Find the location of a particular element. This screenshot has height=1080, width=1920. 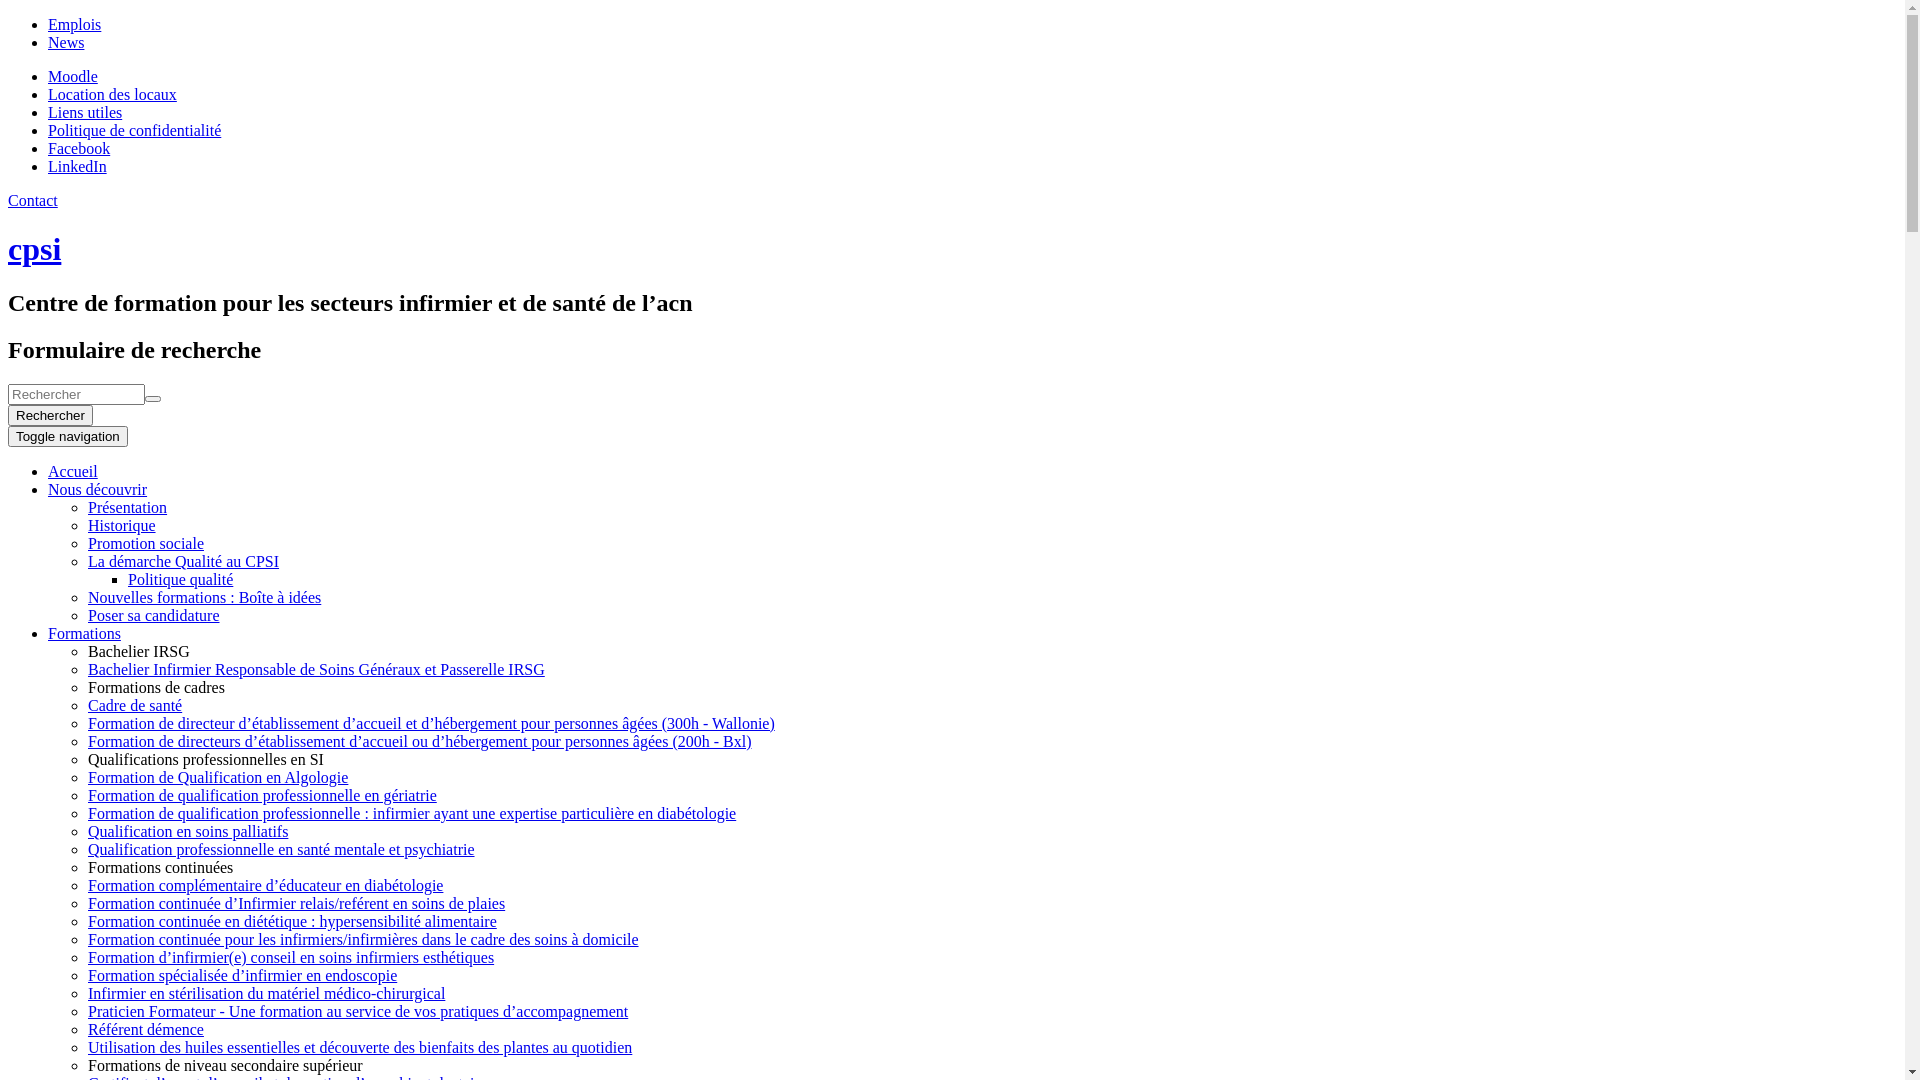

'Facebook' is located at coordinates (78, 147).